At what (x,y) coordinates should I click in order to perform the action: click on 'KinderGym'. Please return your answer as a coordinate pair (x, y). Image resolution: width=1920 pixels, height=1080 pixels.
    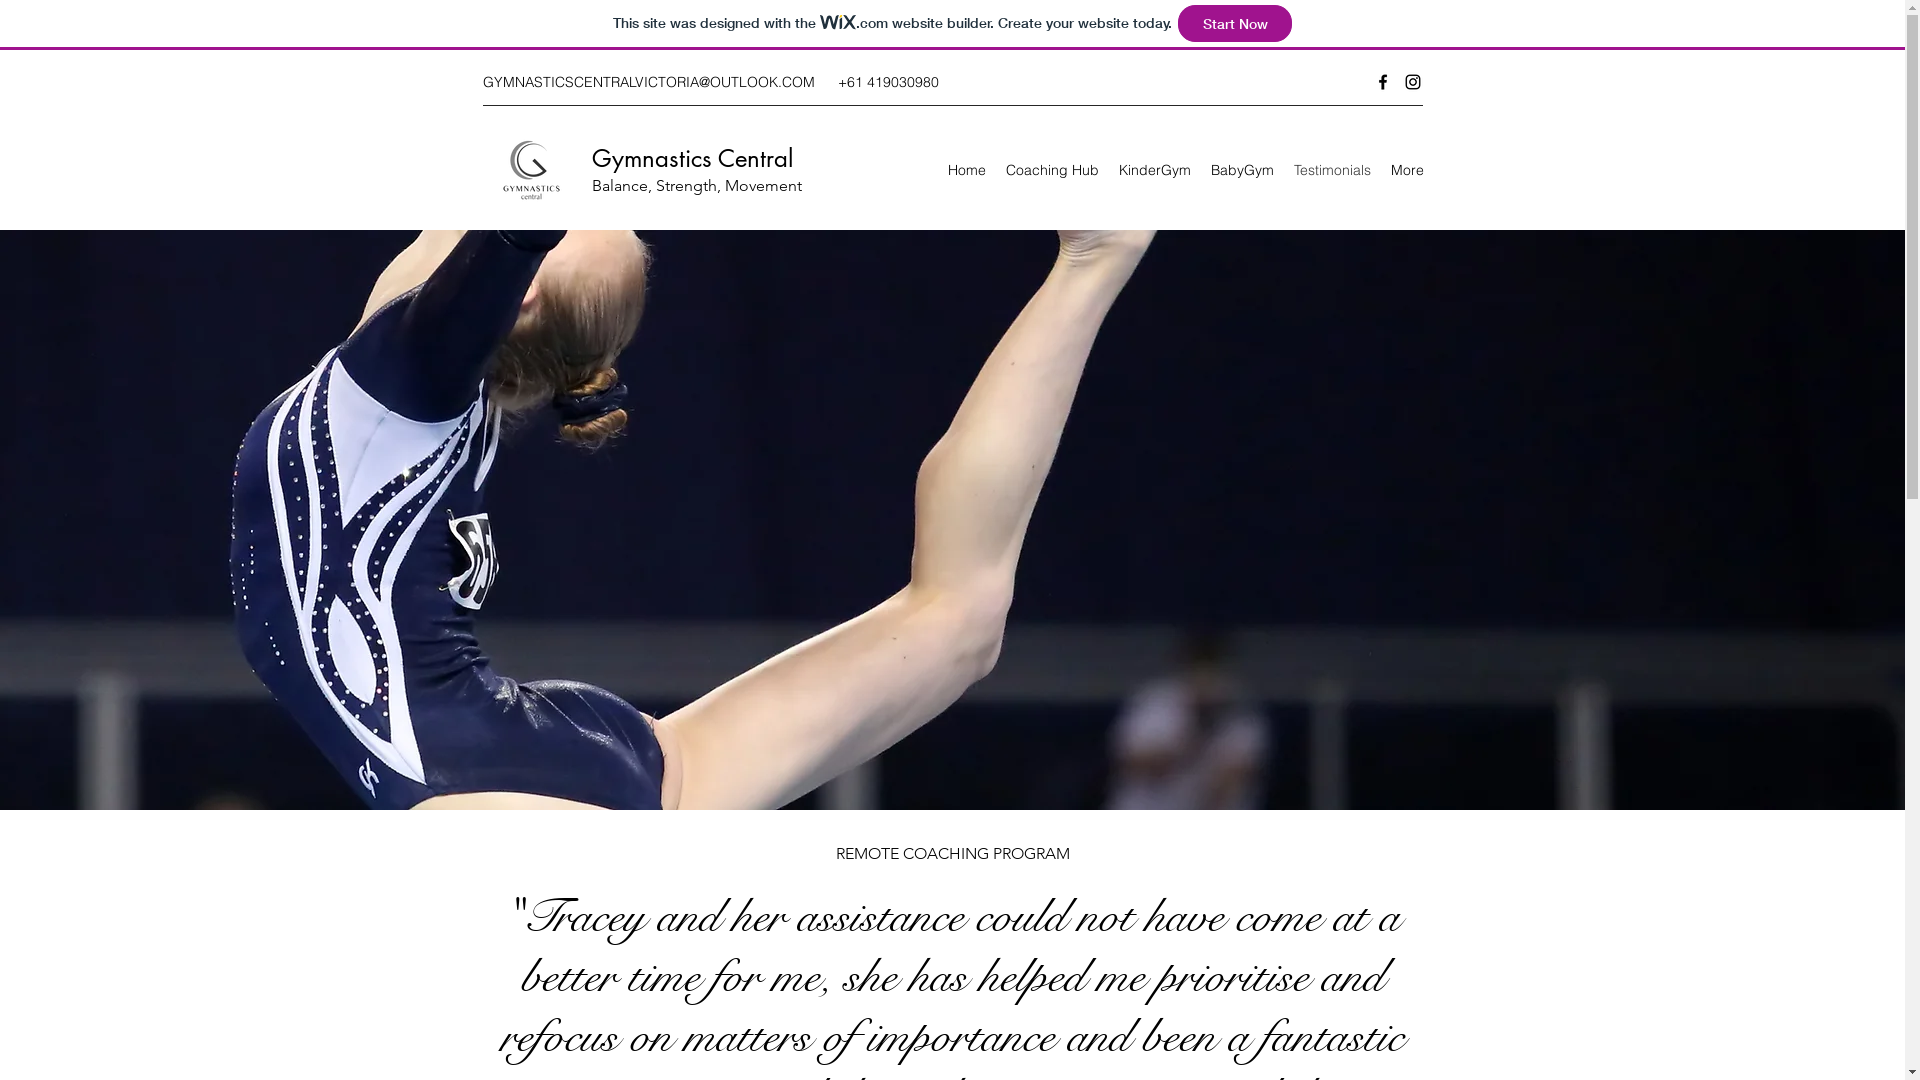
    Looking at the image, I should click on (1153, 168).